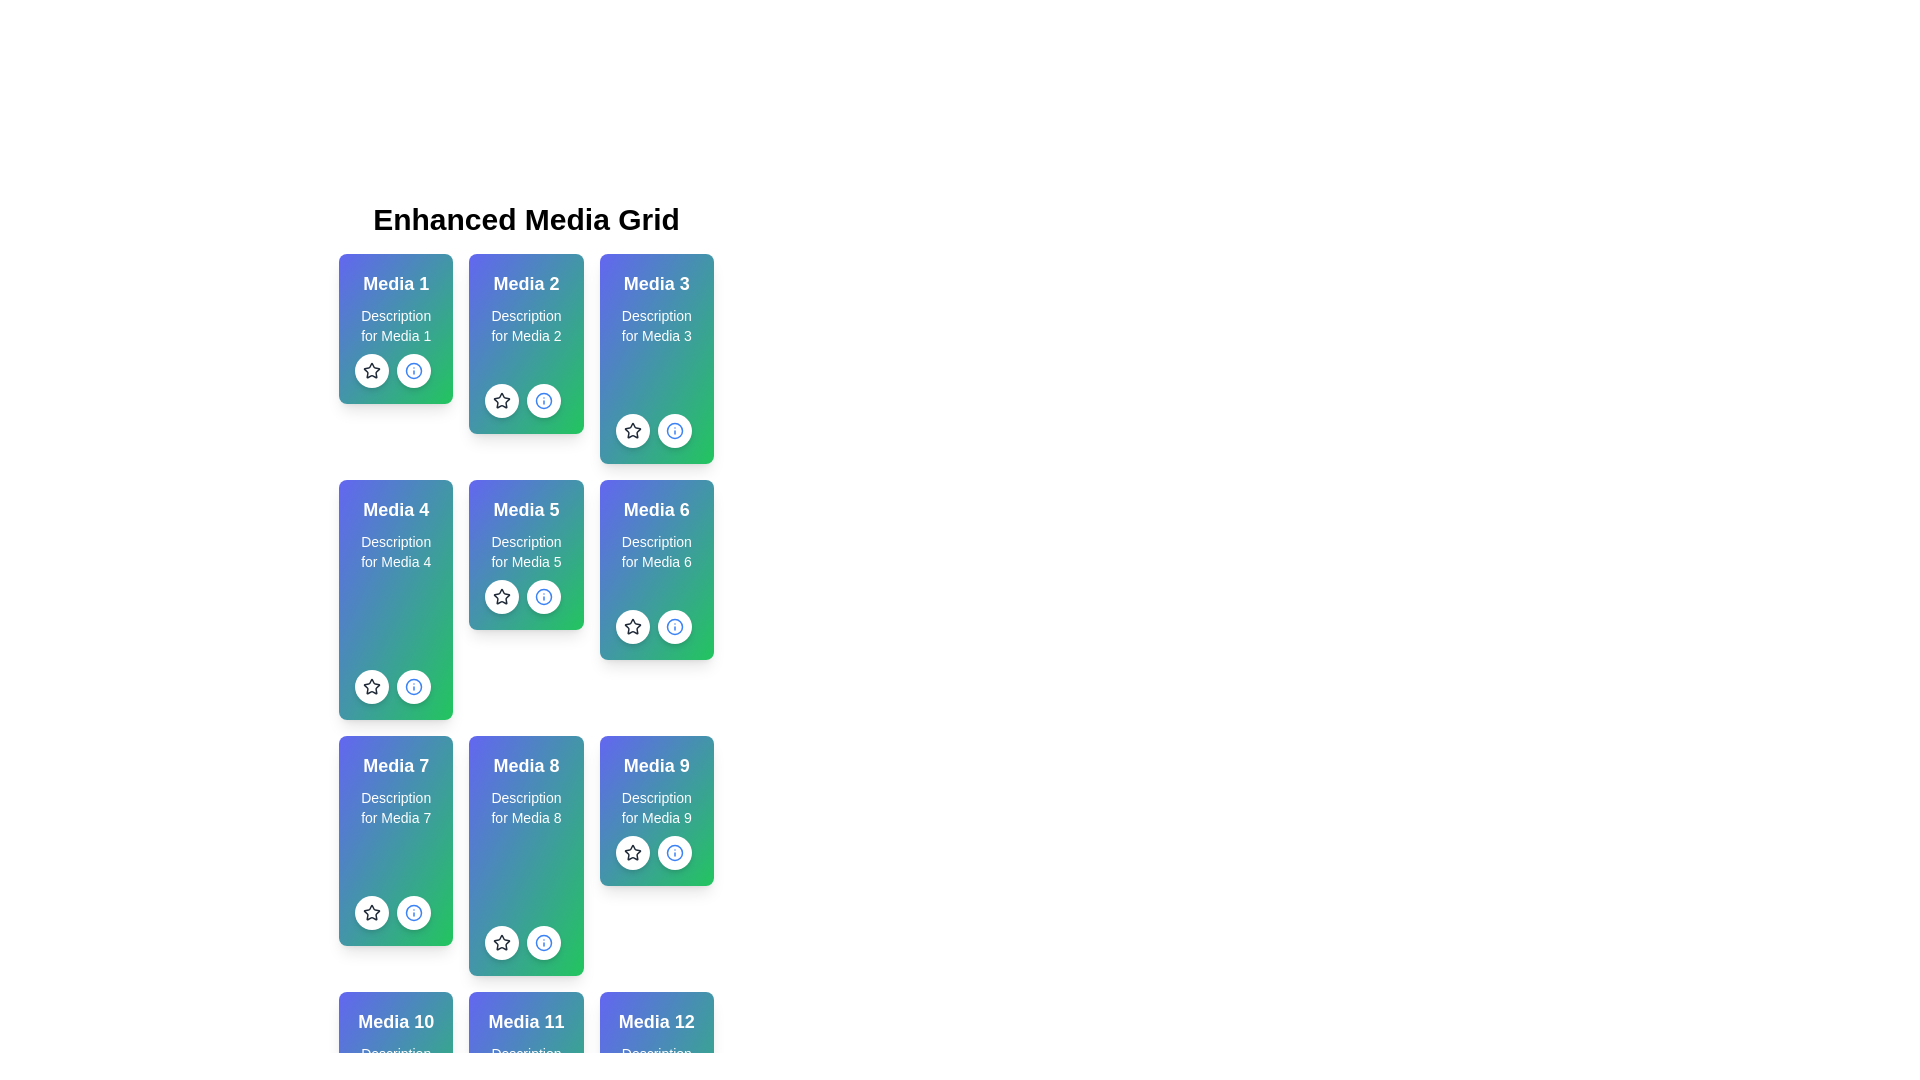  Describe the element at coordinates (393, 913) in the screenshot. I see `the clickable informational icon button located in the bottom-left area of the 'Media 7' card by moving the cursor to its center point` at that location.